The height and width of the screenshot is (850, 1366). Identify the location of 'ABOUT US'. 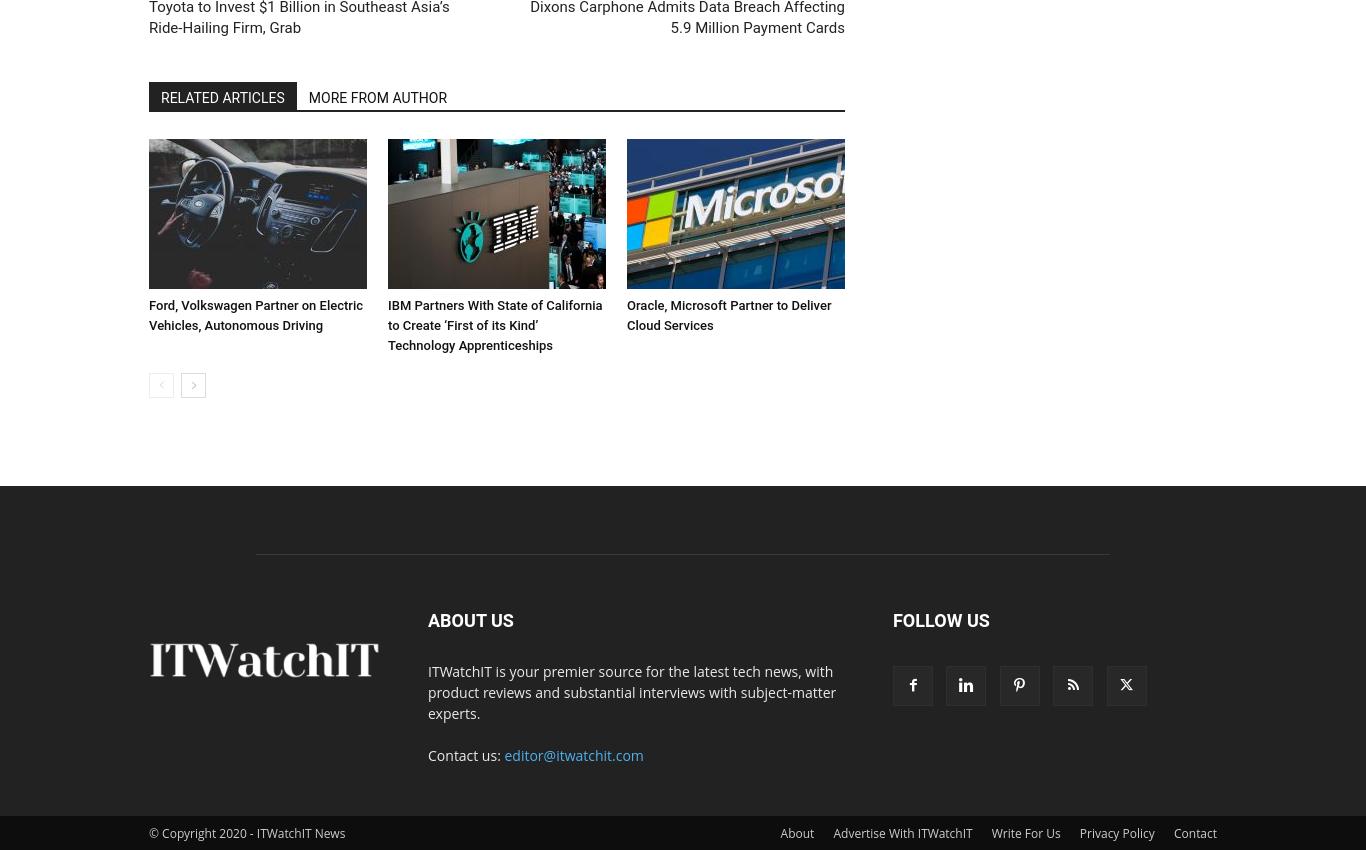
(470, 618).